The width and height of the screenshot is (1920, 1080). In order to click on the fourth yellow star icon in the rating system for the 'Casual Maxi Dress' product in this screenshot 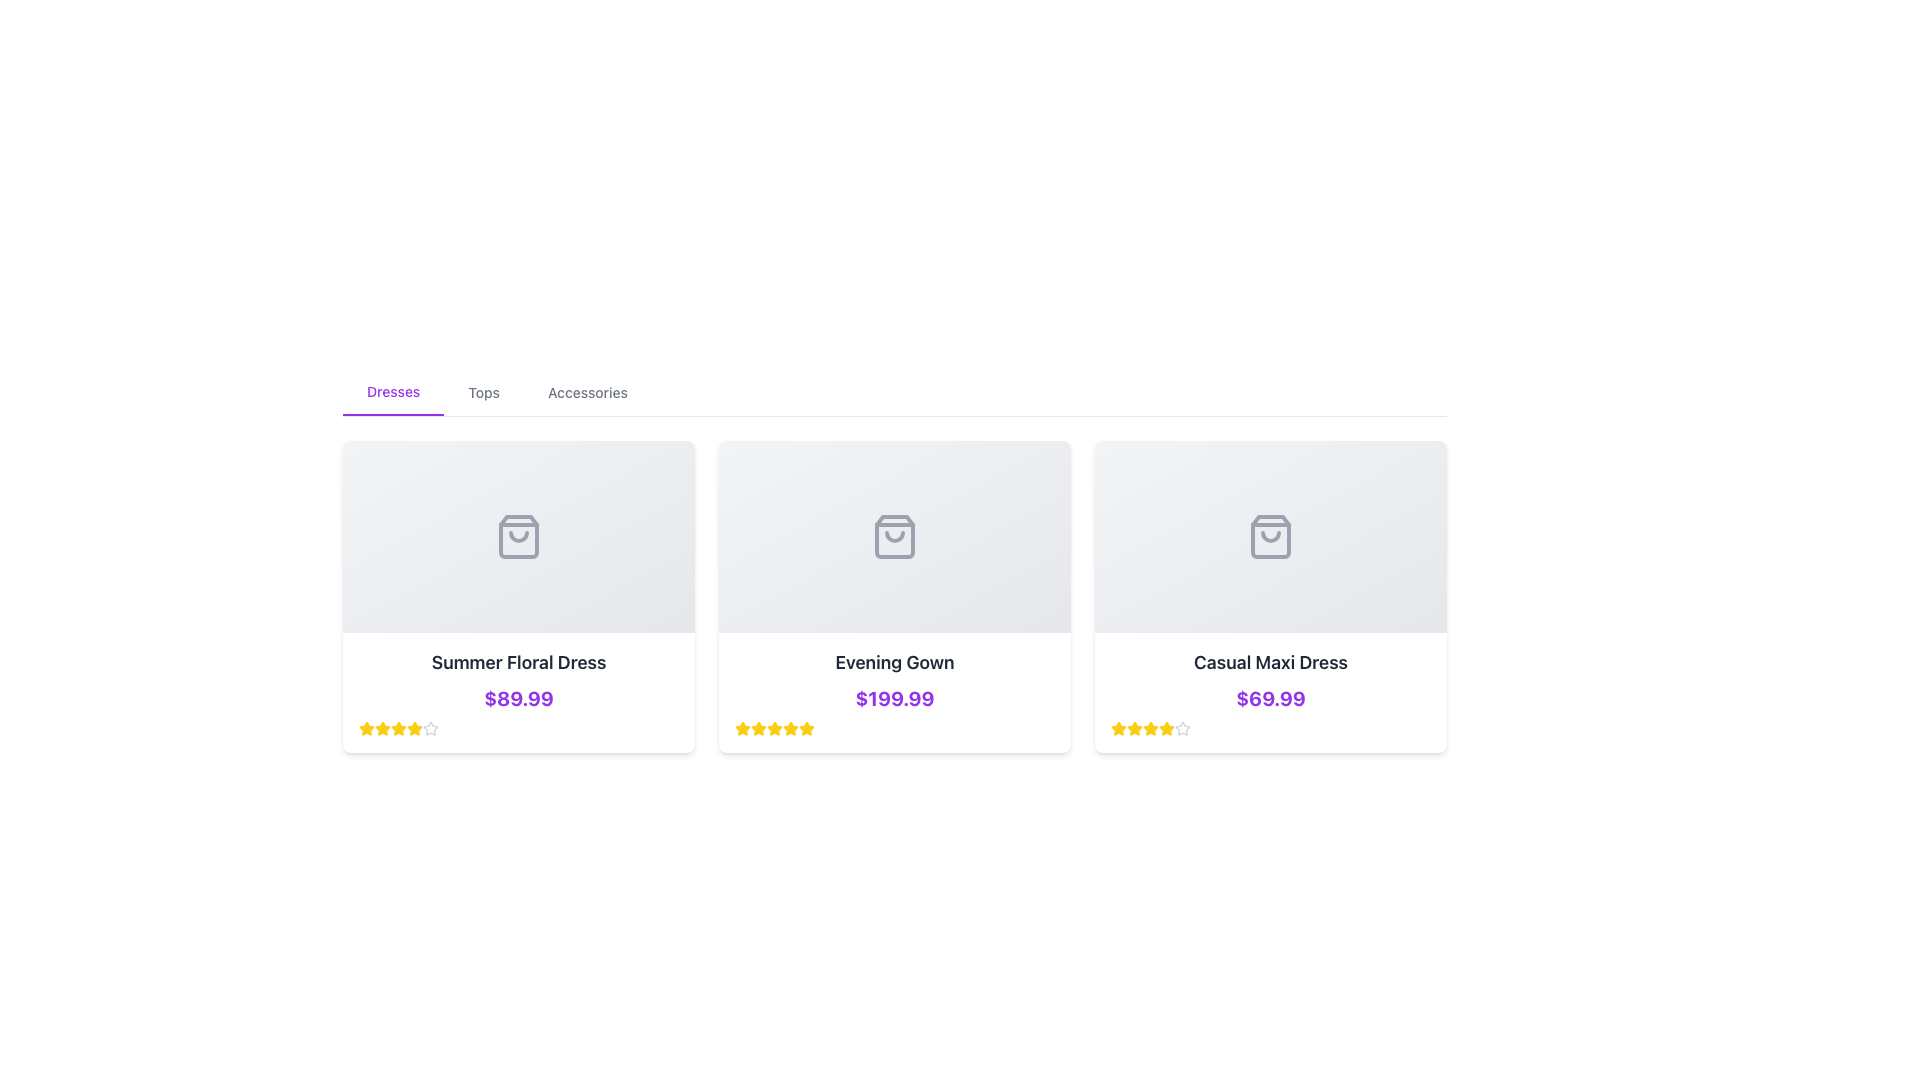, I will do `click(1151, 729)`.